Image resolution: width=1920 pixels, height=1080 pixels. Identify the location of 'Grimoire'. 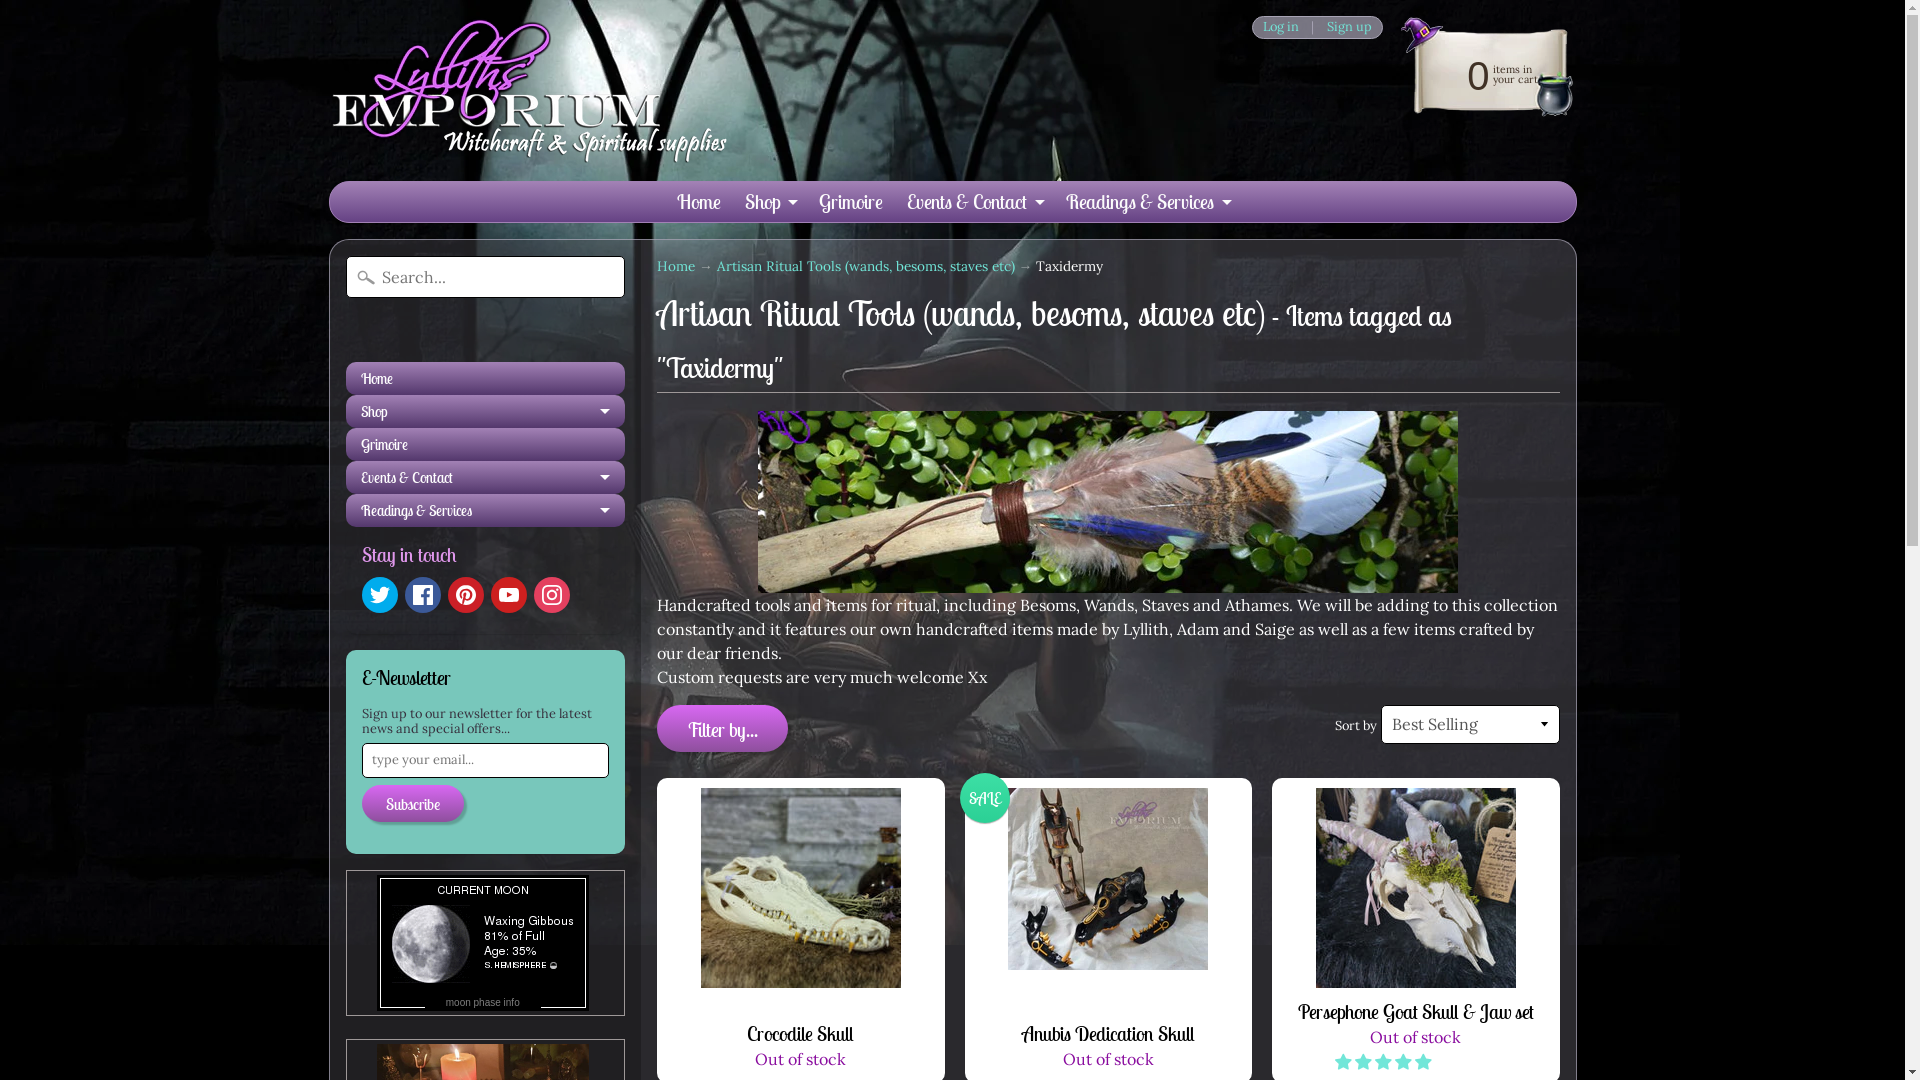
(849, 201).